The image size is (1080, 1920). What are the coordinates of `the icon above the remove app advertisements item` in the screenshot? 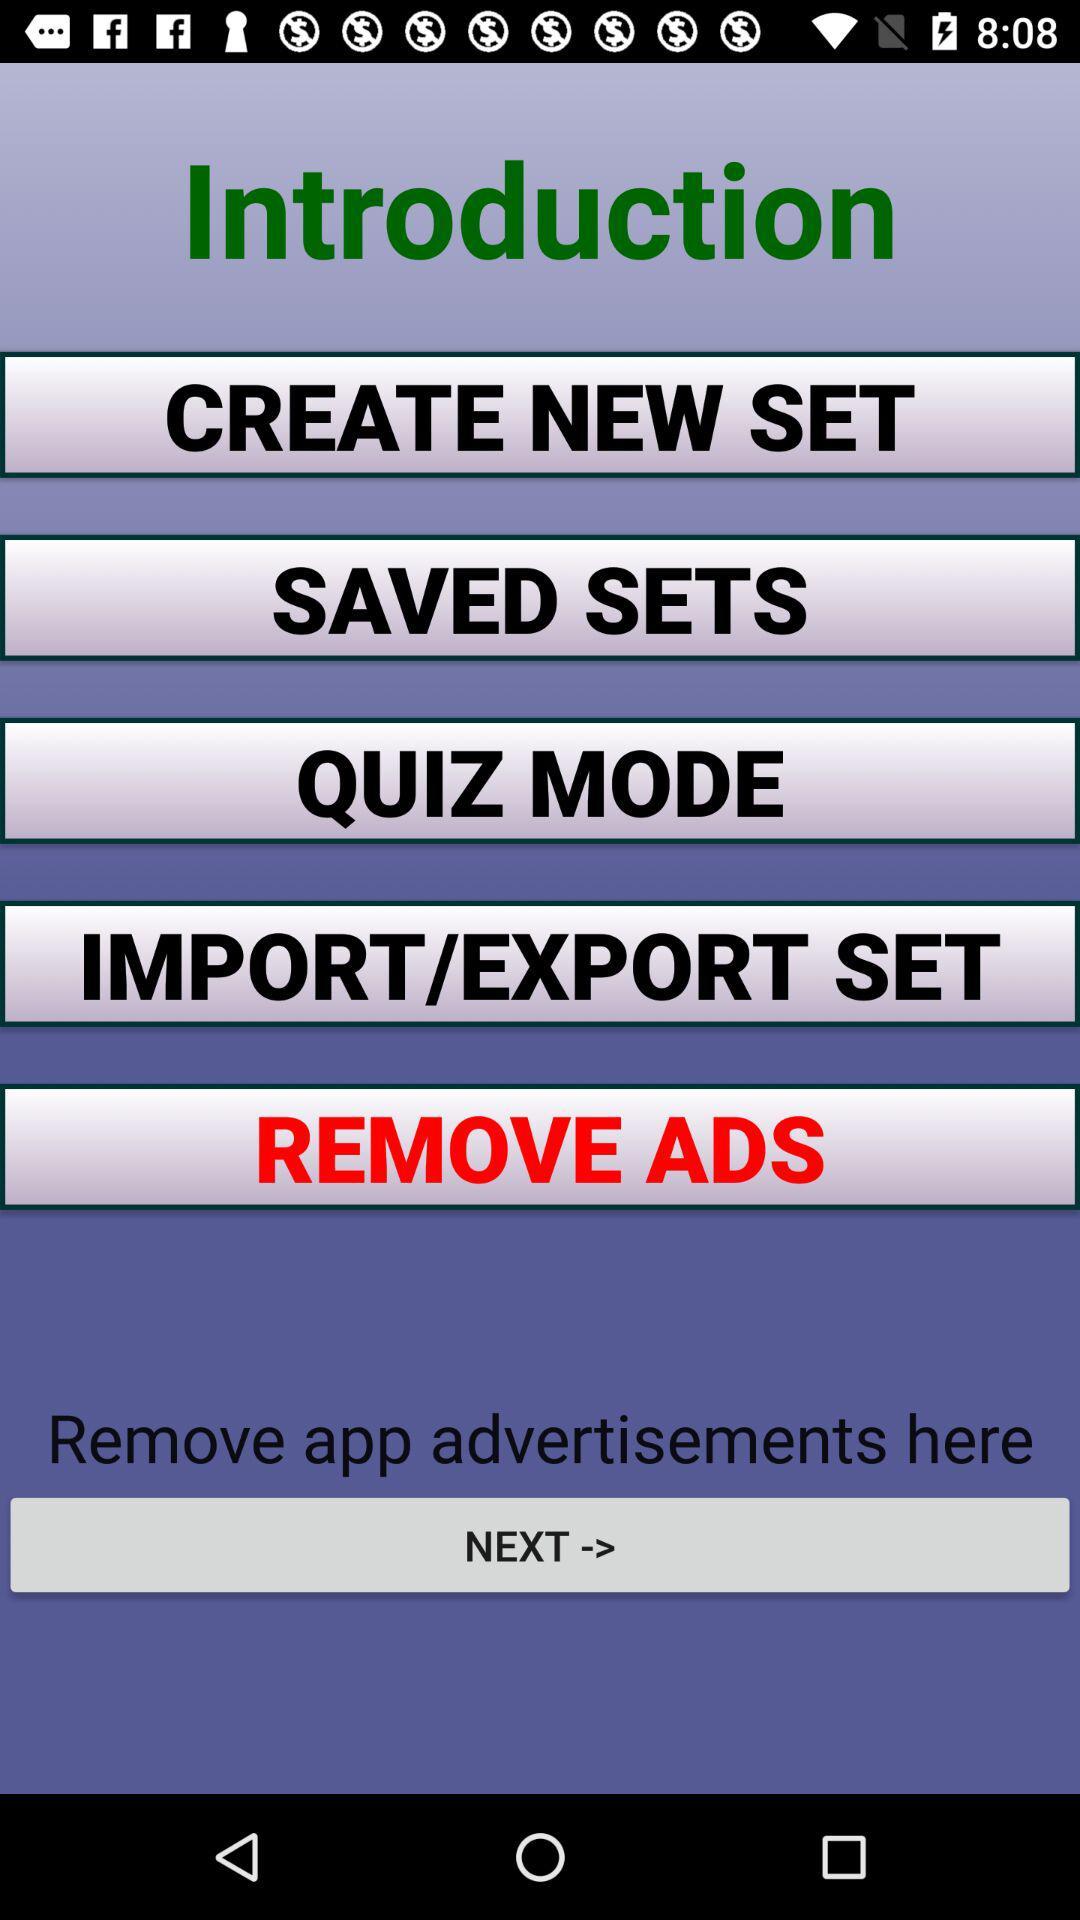 It's located at (540, 1146).